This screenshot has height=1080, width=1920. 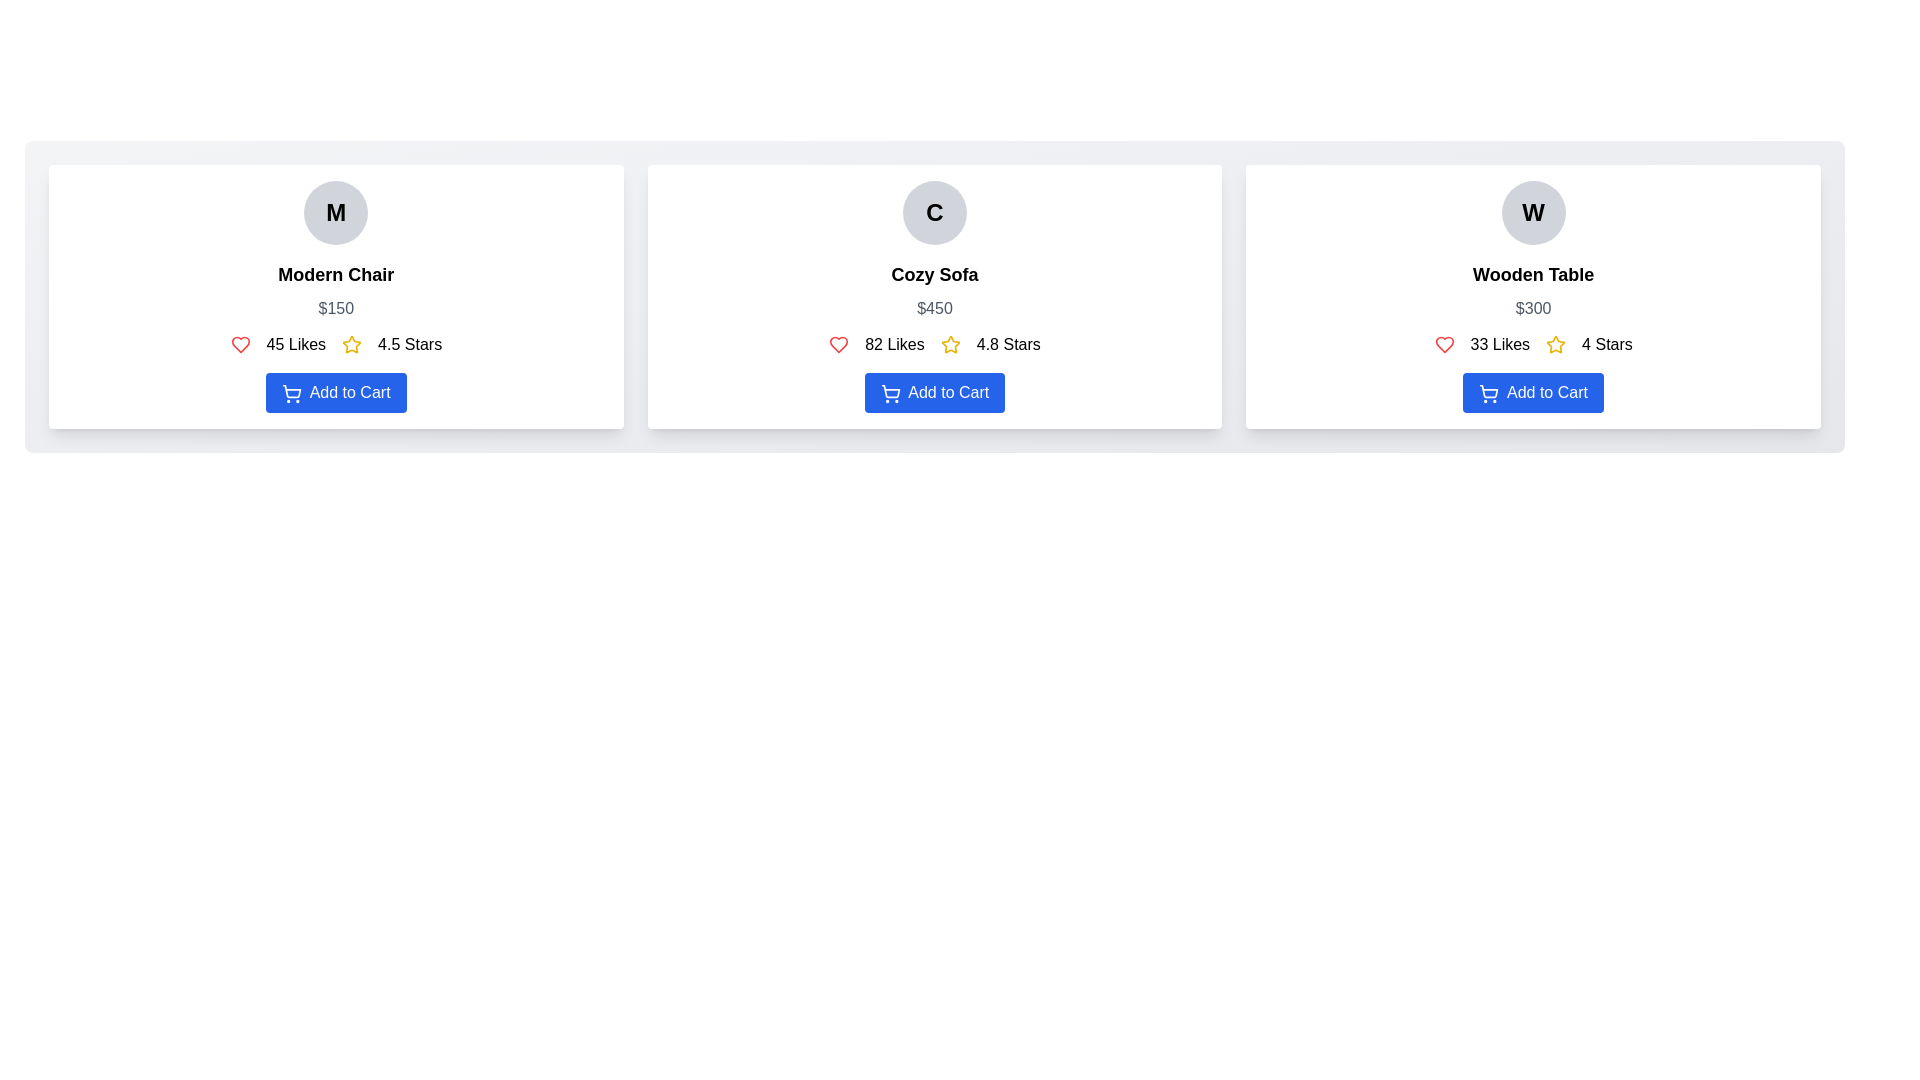 I want to click on the visual state of the heart-shaped icon representing 'like' or 'favorite' action located below the product name and price in the second product card for 'Cozy Sofa', aligned next to '82 Likes', so click(x=839, y=343).